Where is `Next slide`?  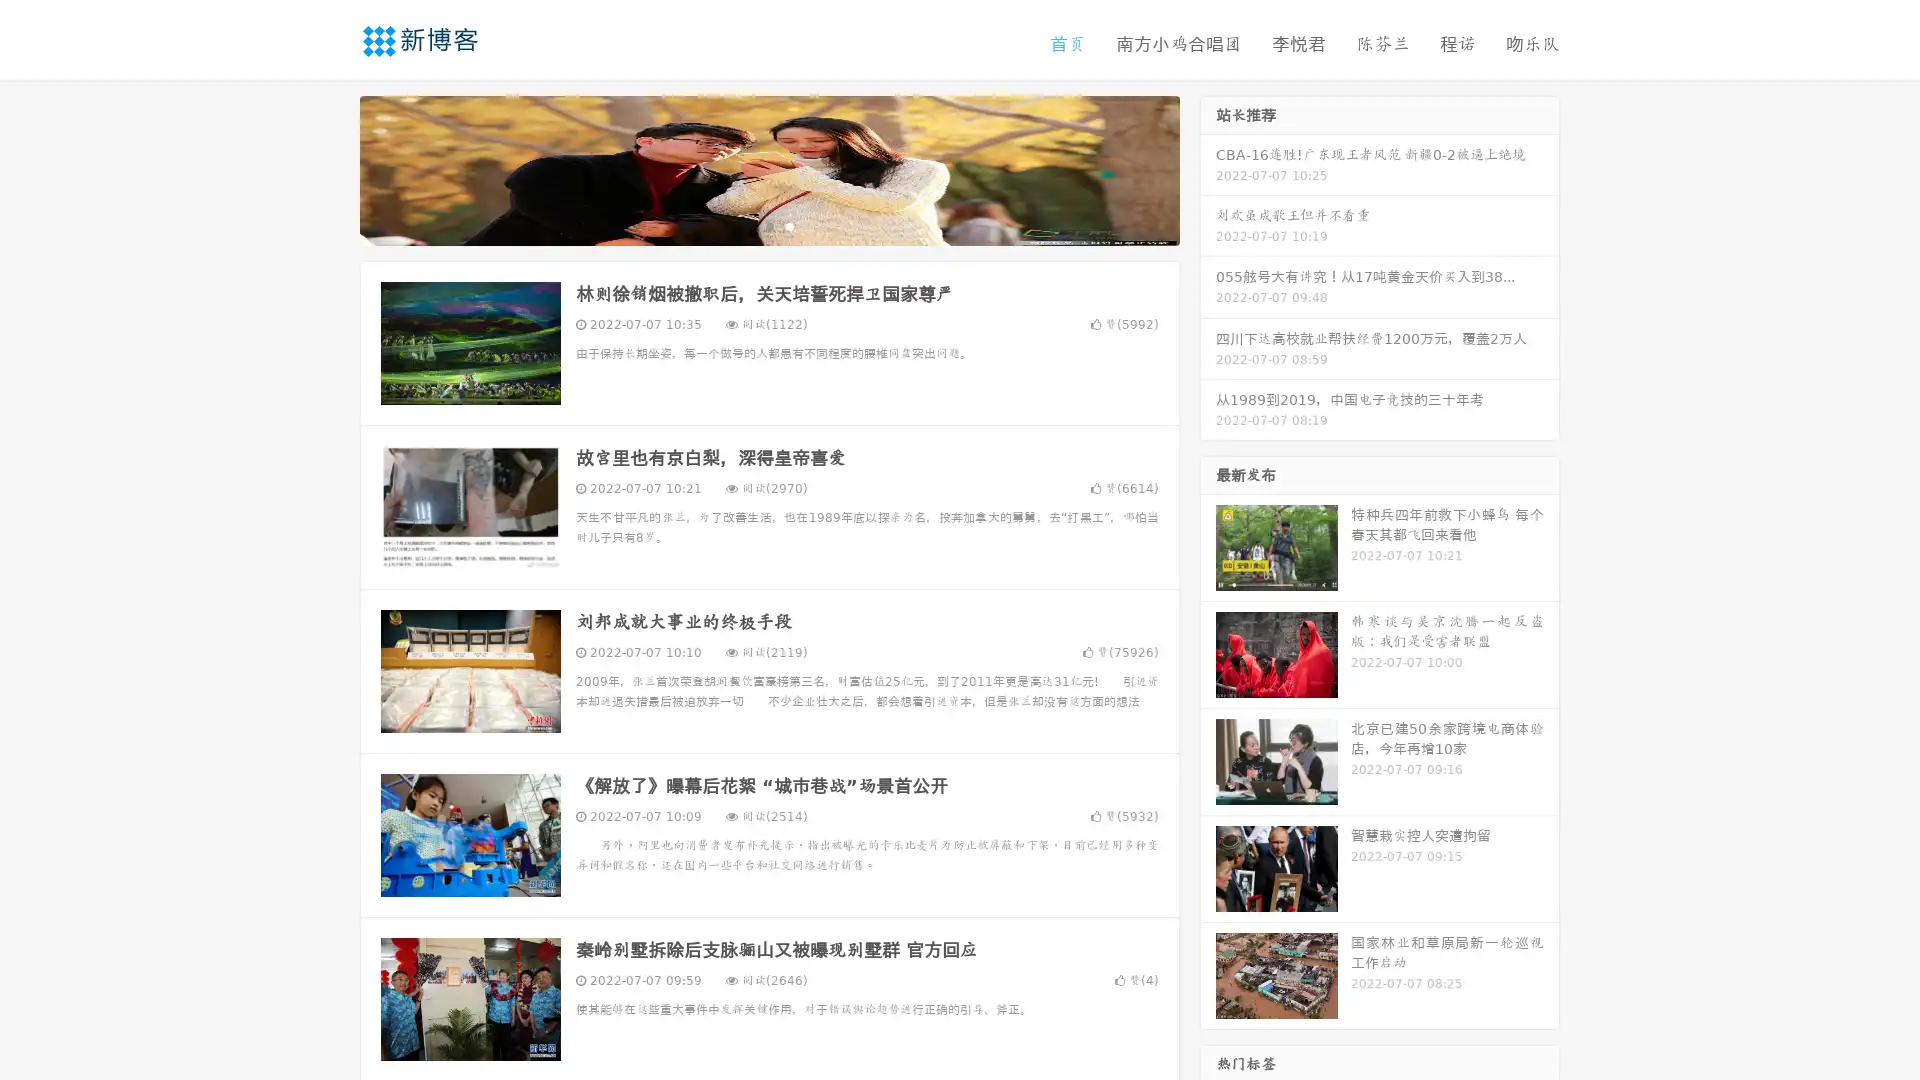
Next slide is located at coordinates (1208, 168).